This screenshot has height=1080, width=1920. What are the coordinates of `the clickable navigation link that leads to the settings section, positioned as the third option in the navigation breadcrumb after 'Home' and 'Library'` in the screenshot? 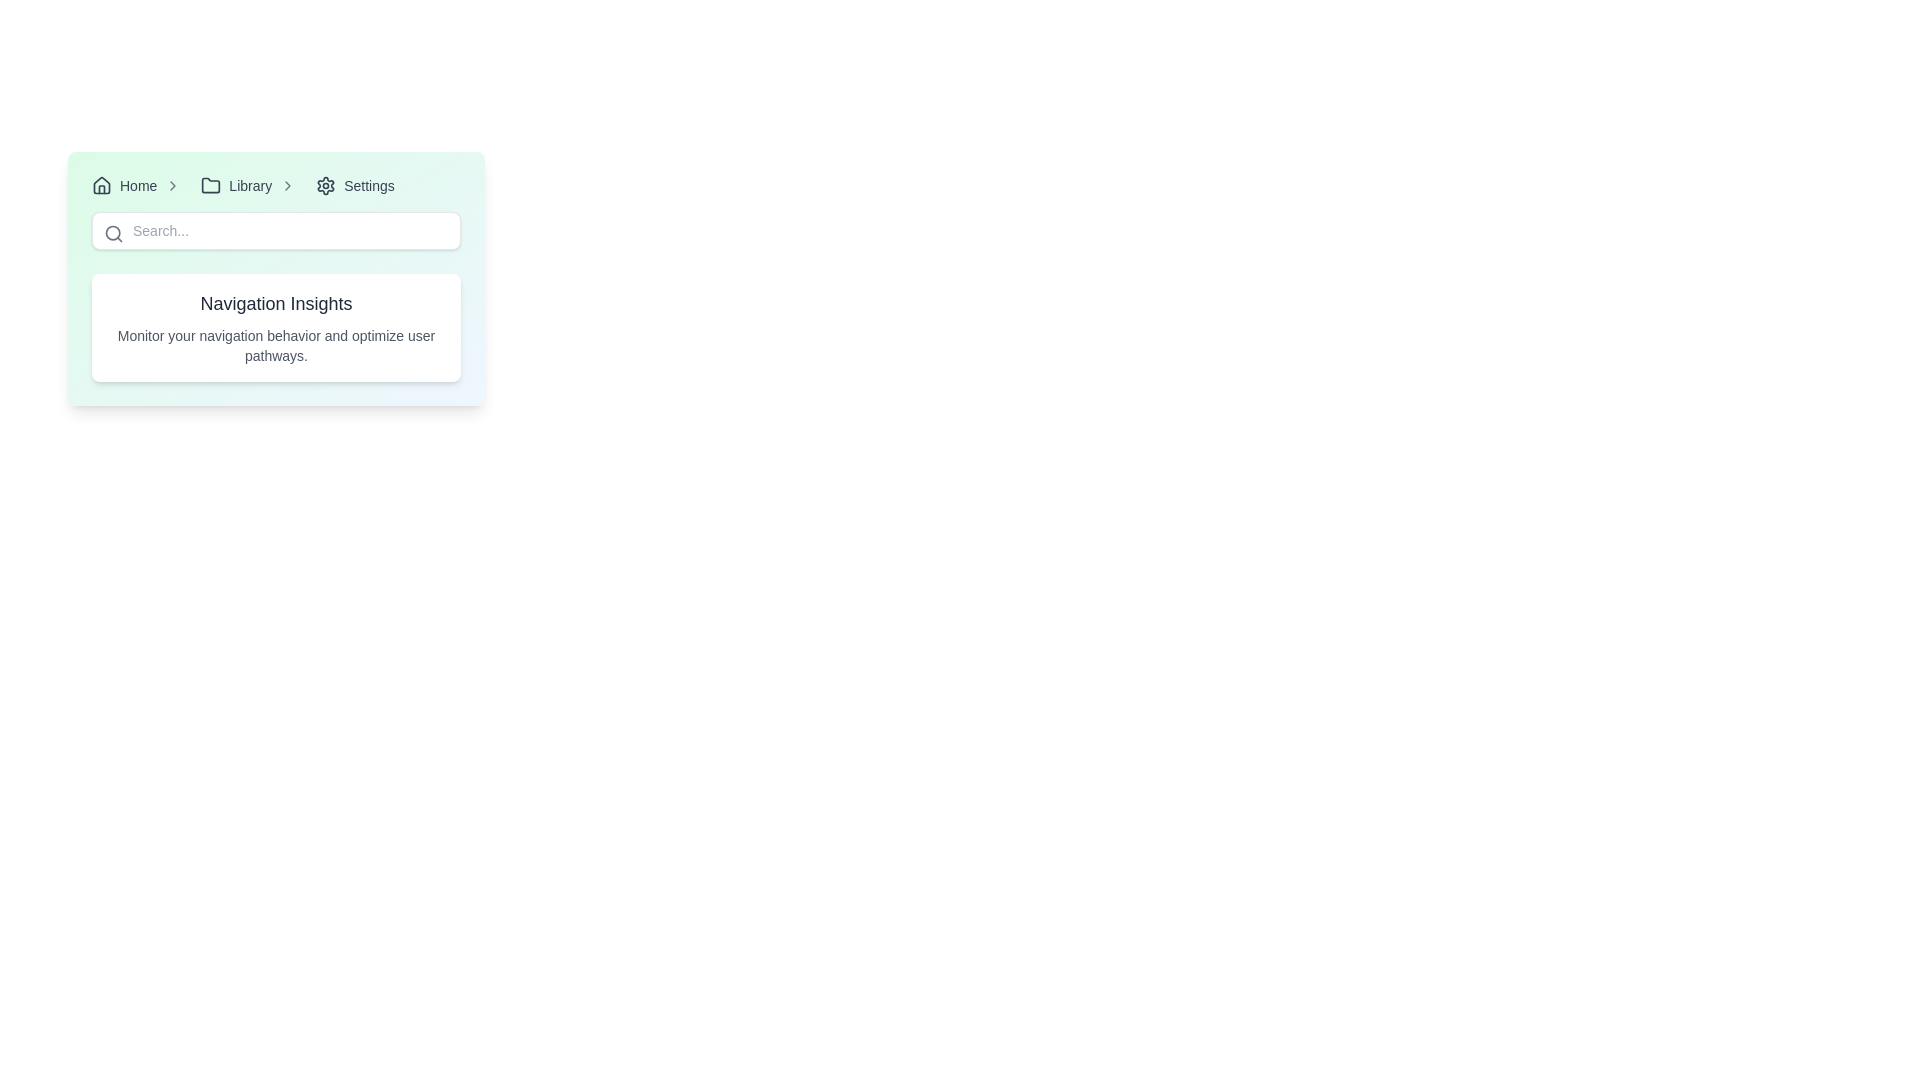 It's located at (355, 185).